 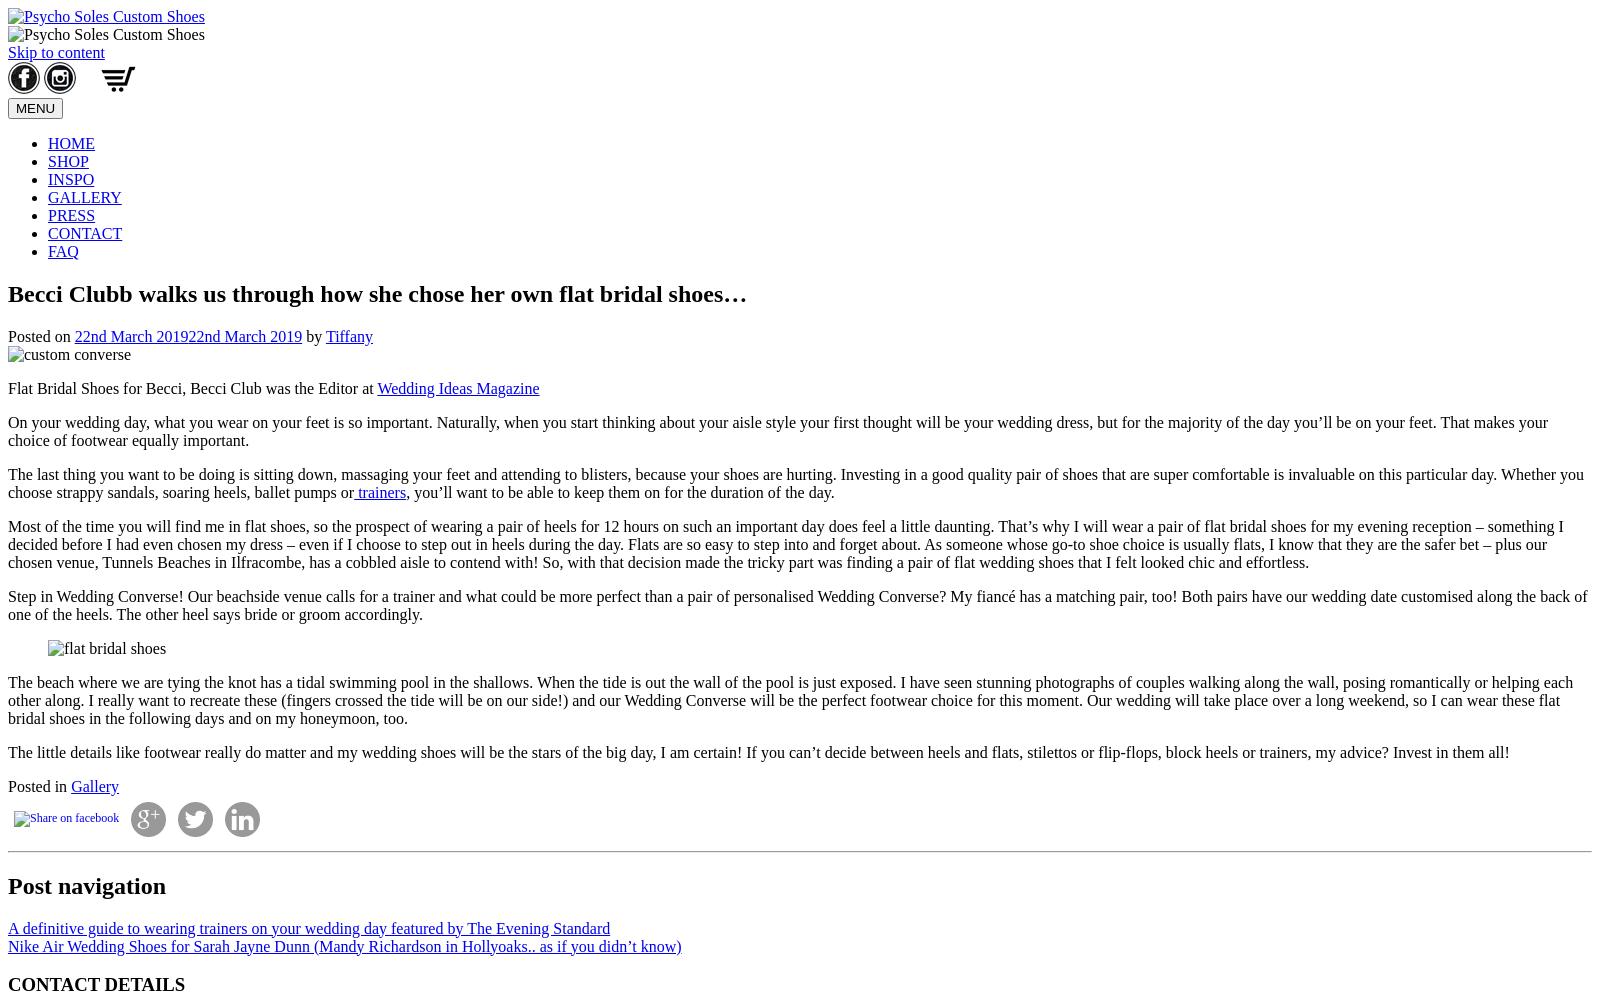 What do you see at coordinates (344, 944) in the screenshot?
I see `'Nike Air Wedding Shoes for Sarah Jayne Dunn (Mandy Richardson in Hollyoaks.. as if you didn’t know)'` at bounding box center [344, 944].